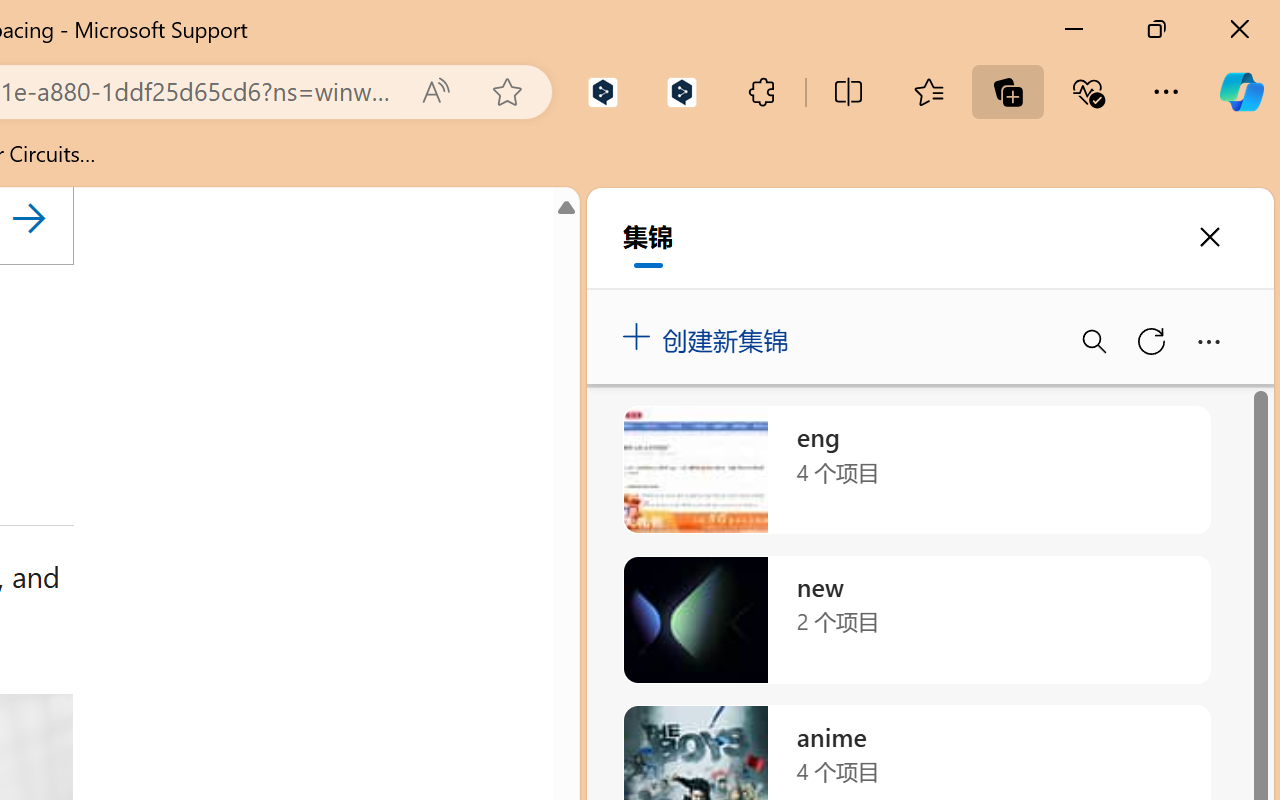 The width and height of the screenshot is (1280, 800). Describe the element at coordinates (1240, 91) in the screenshot. I see `'Copilot (Ctrl+Shift+.)'` at that location.